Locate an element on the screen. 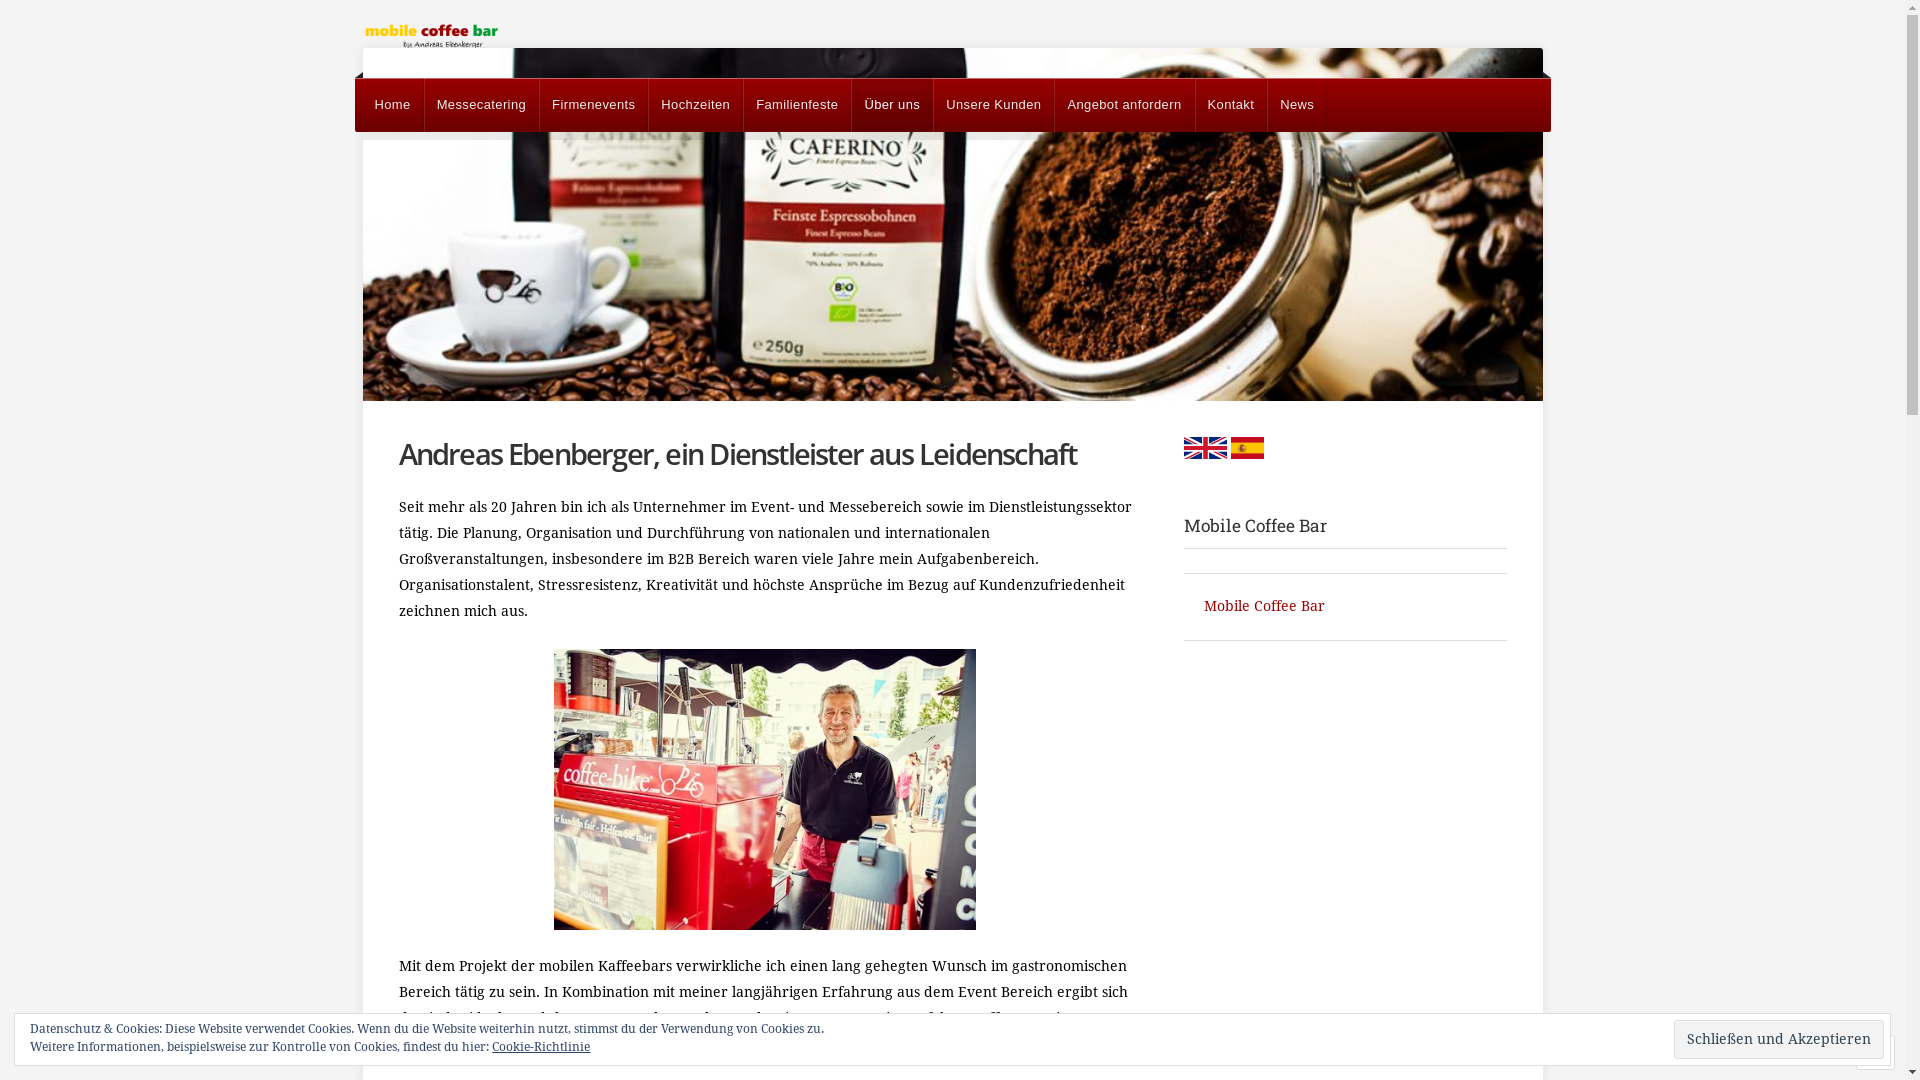  'Mobile Coffee Bar' is located at coordinates (1263, 604).